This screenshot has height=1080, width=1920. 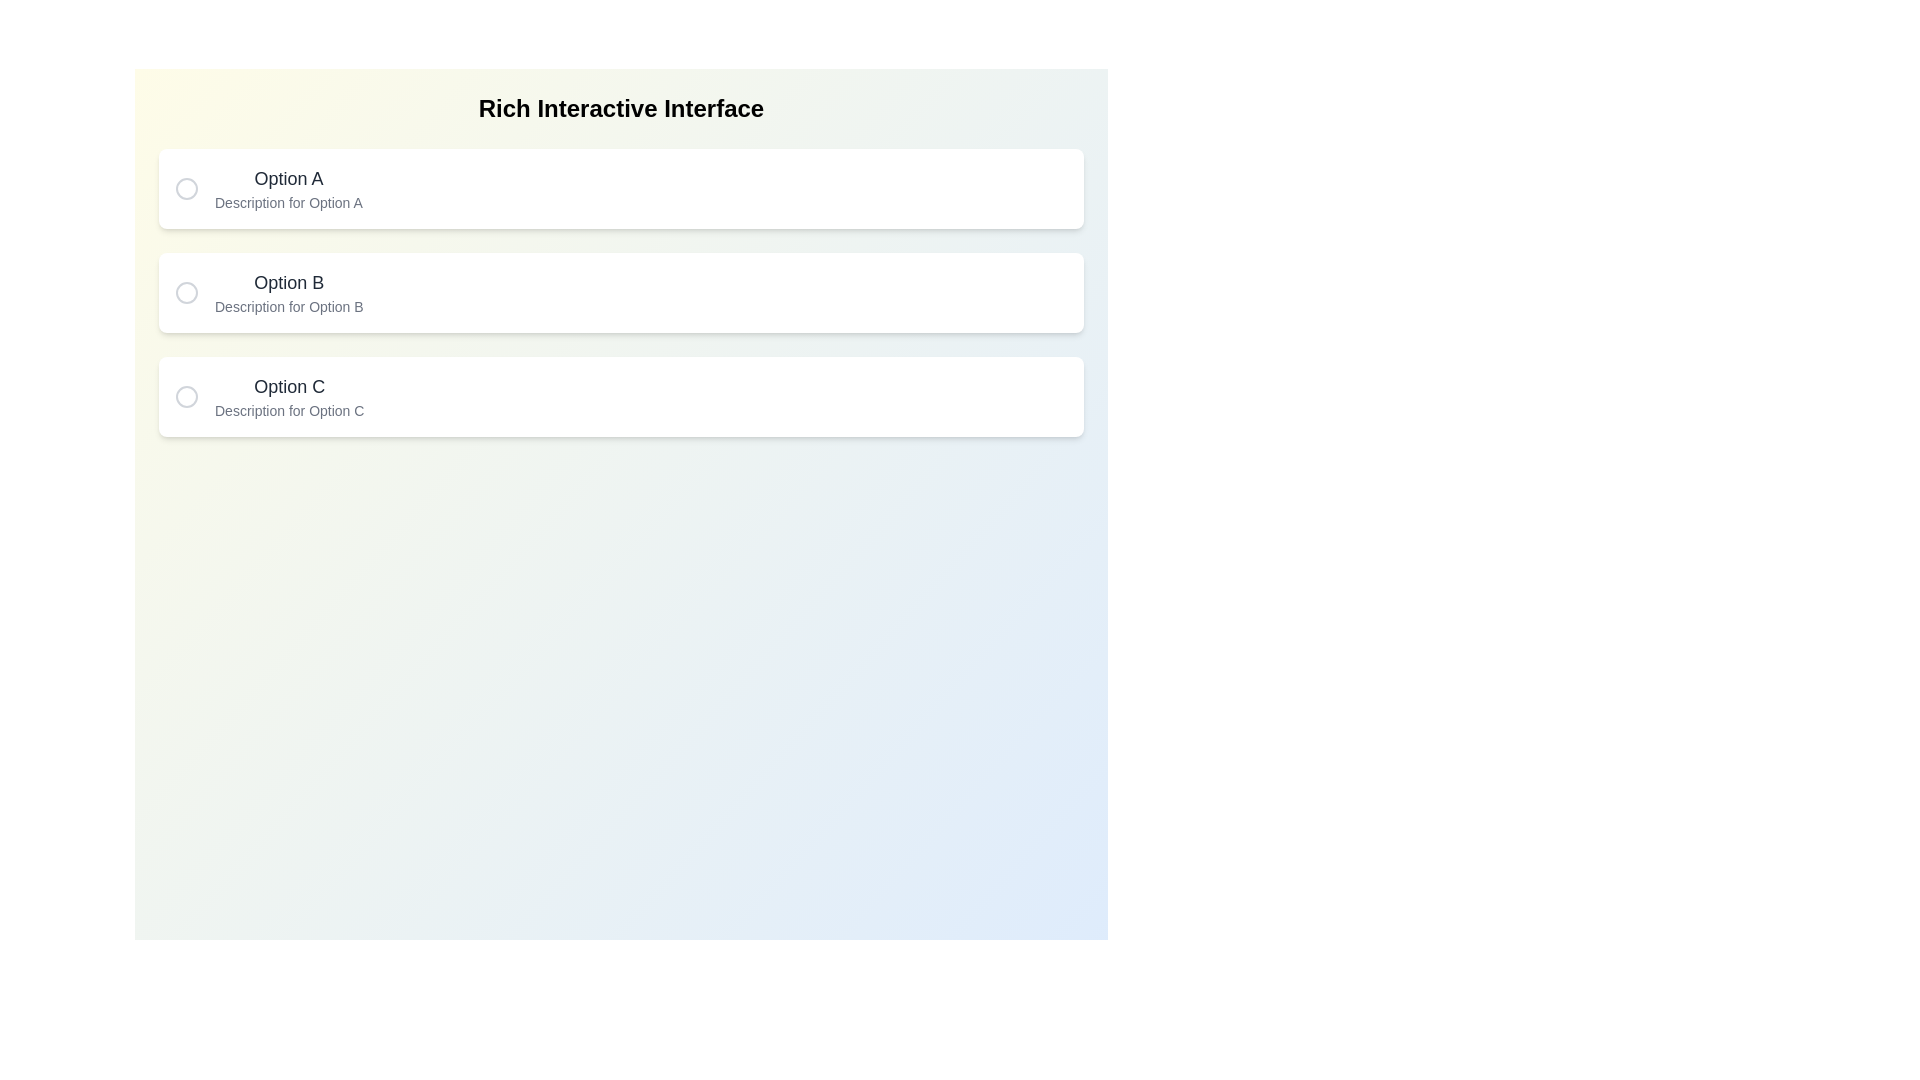 I want to click on circle button corresponding to Option B to toggle its selection, so click(x=187, y=293).